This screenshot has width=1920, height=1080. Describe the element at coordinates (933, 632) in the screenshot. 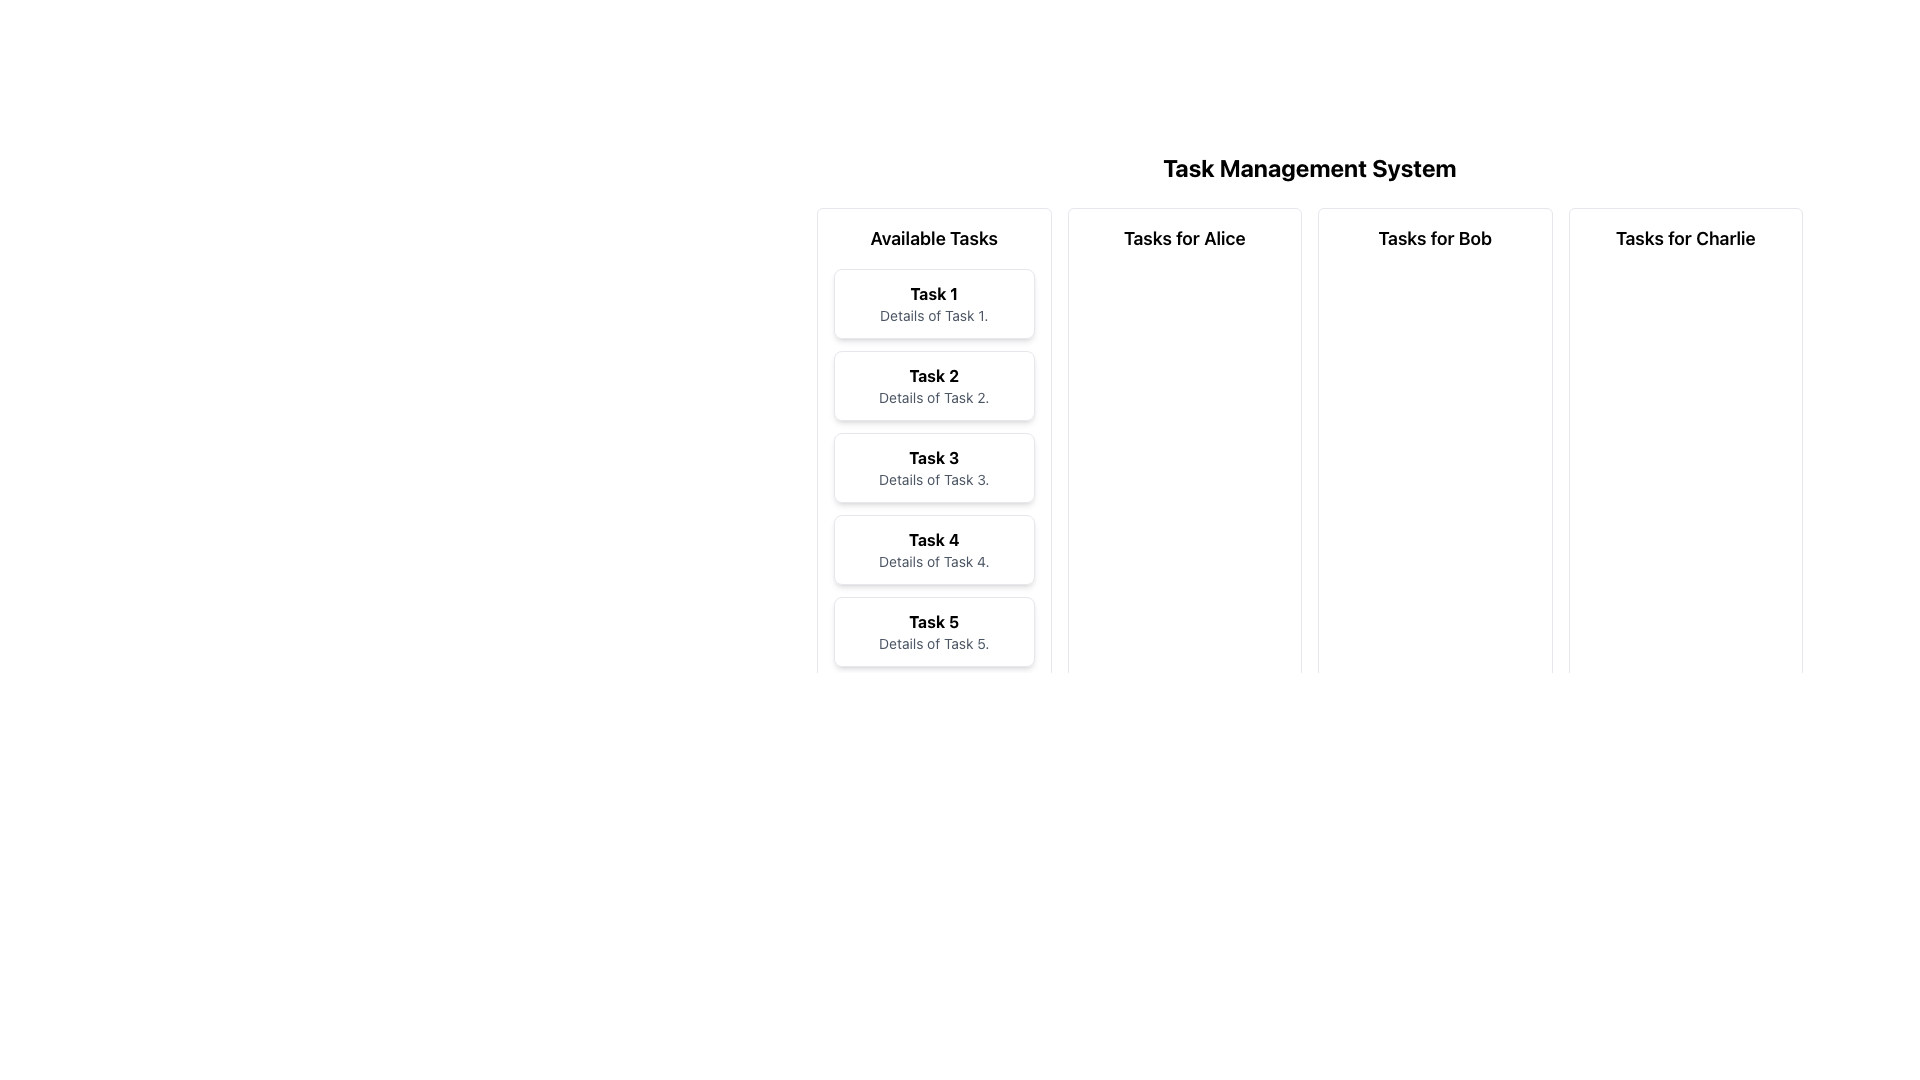

I see `the fifth task card in the task management system` at that location.